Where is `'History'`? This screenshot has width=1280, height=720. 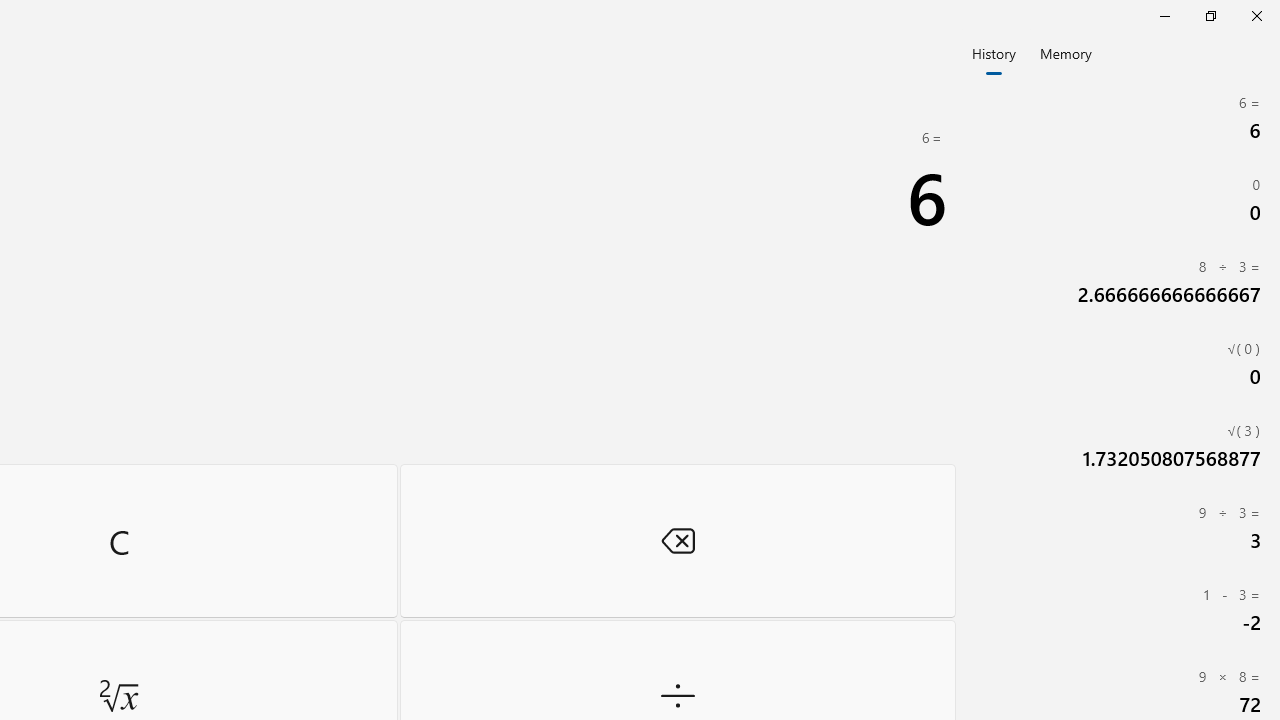 'History' is located at coordinates (993, 51).